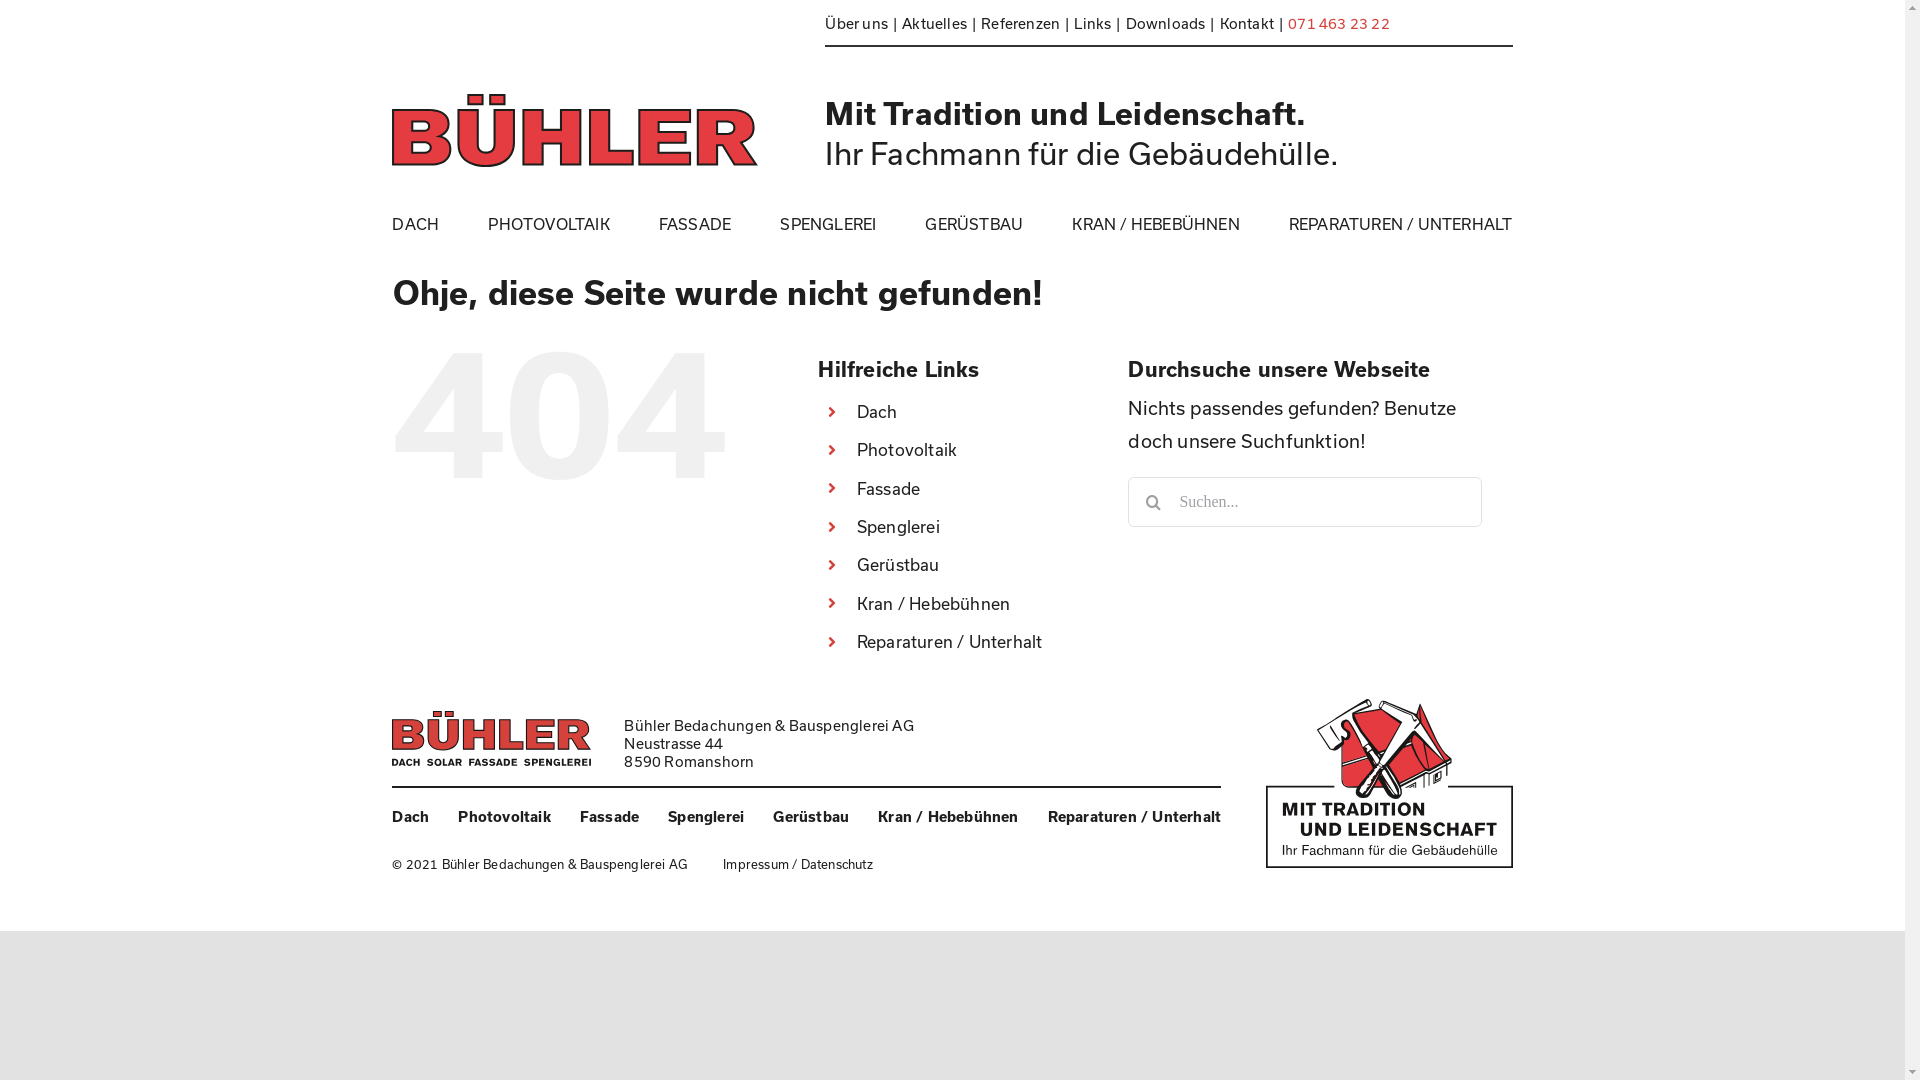 The width and height of the screenshot is (1920, 1080). What do you see at coordinates (877, 410) in the screenshot?
I see `'Dach'` at bounding box center [877, 410].